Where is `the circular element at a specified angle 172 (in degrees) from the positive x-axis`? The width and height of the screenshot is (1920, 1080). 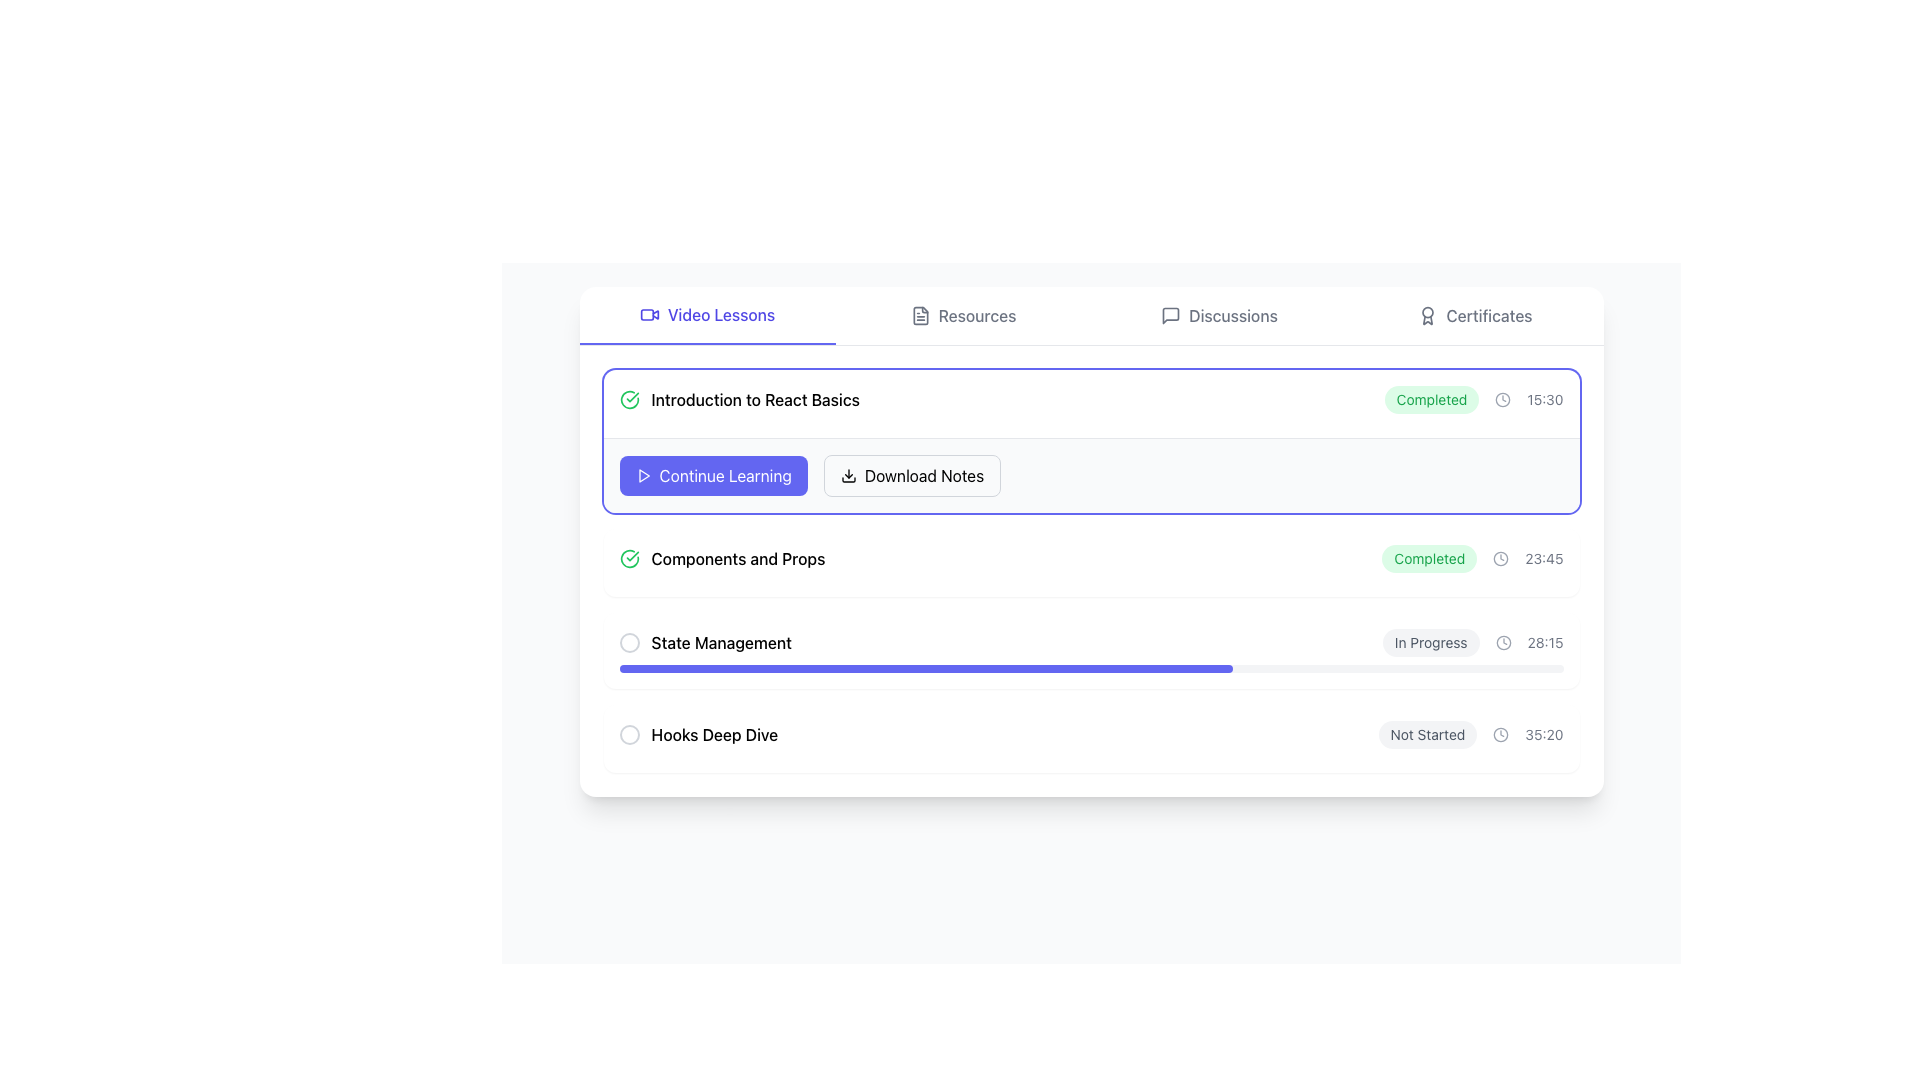 the circular element at a specified angle 172 (in degrees) from the positive x-axis is located at coordinates (1492, 738).